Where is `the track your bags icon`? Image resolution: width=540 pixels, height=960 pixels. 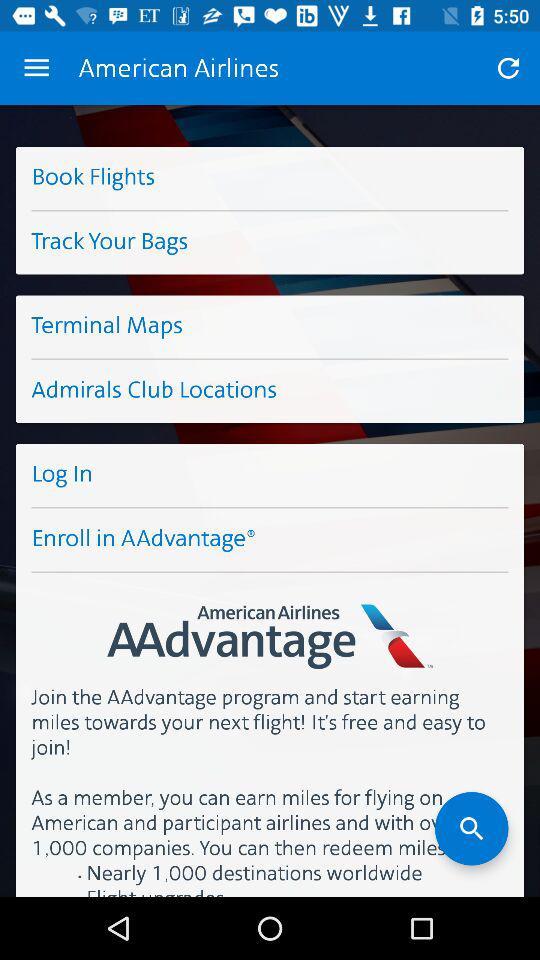 the track your bags icon is located at coordinates (270, 241).